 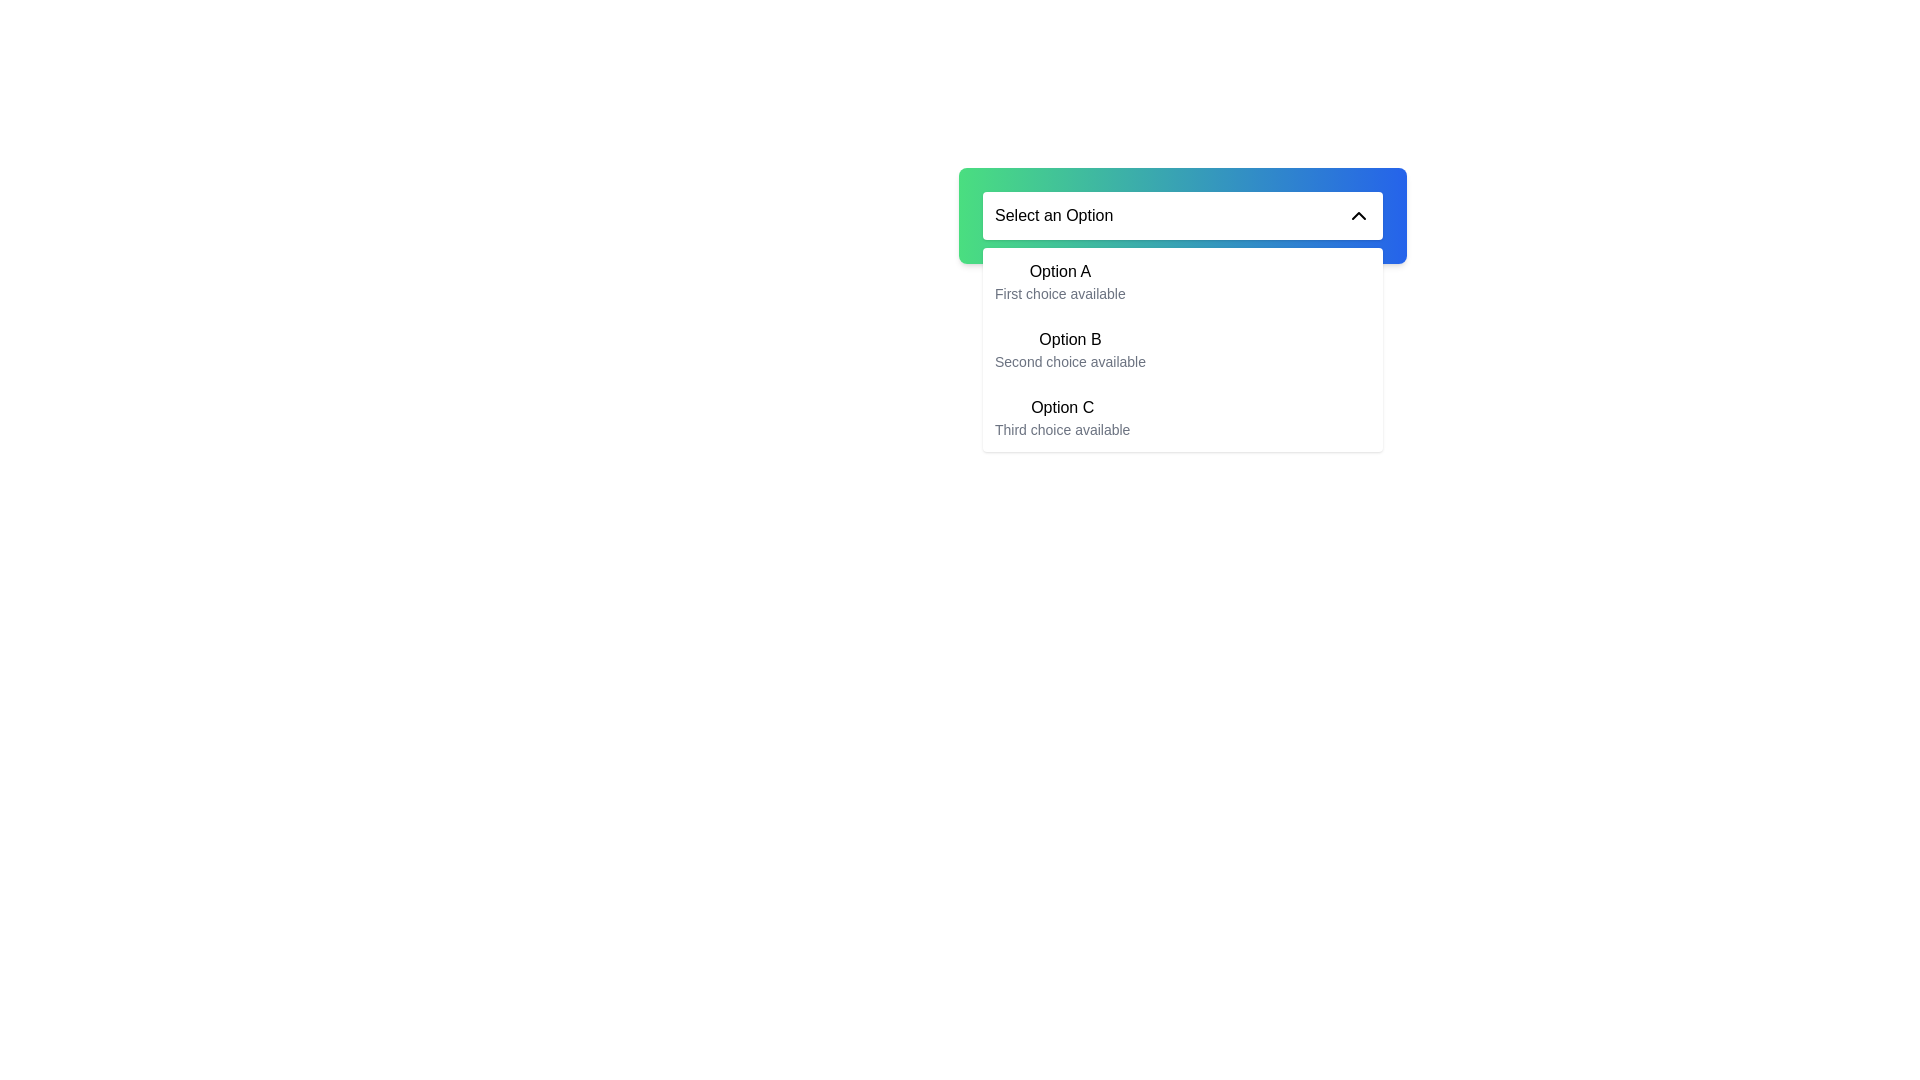 What do you see at coordinates (1069, 362) in the screenshot?
I see `the static text label reading 'Second choice available', which is positioned below the option 'Option B' in the dropdown menu` at bounding box center [1069, 362].